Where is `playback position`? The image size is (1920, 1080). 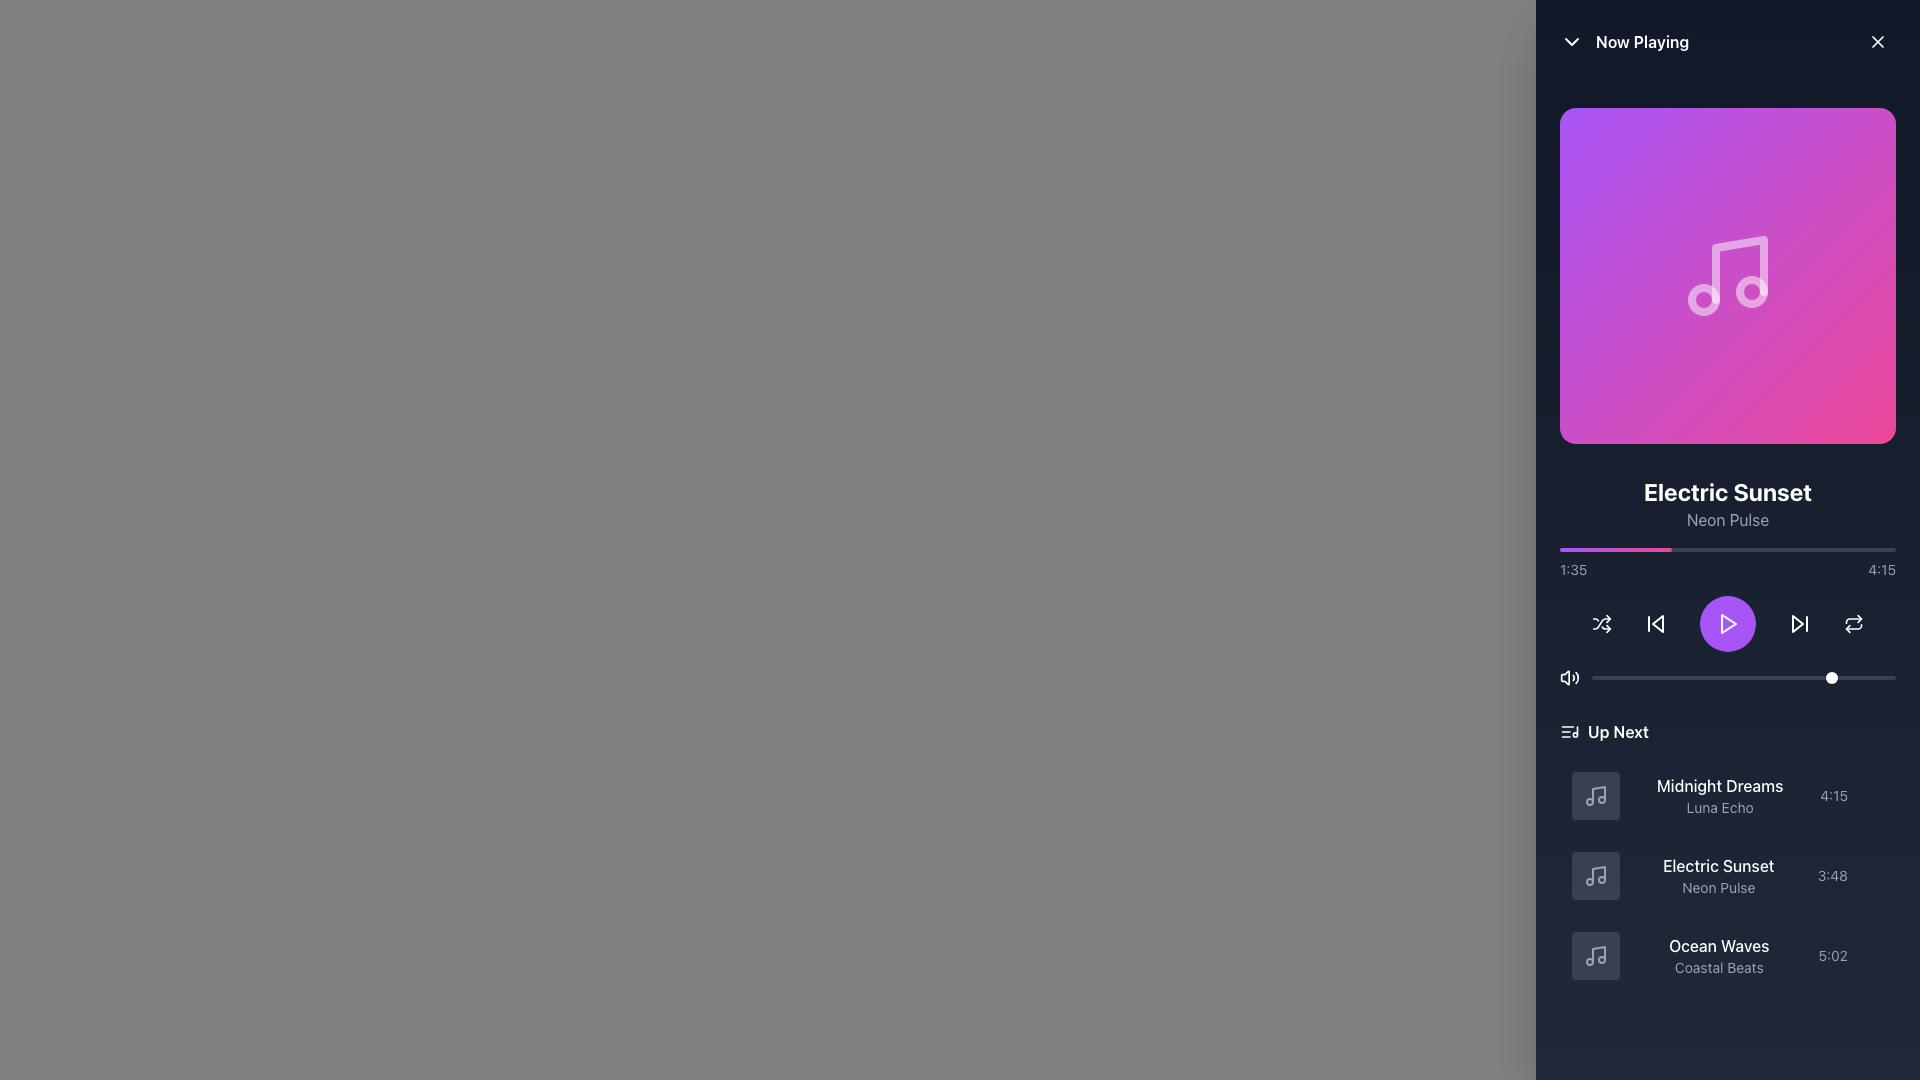 playback position is located at coordinates (1617, 550).